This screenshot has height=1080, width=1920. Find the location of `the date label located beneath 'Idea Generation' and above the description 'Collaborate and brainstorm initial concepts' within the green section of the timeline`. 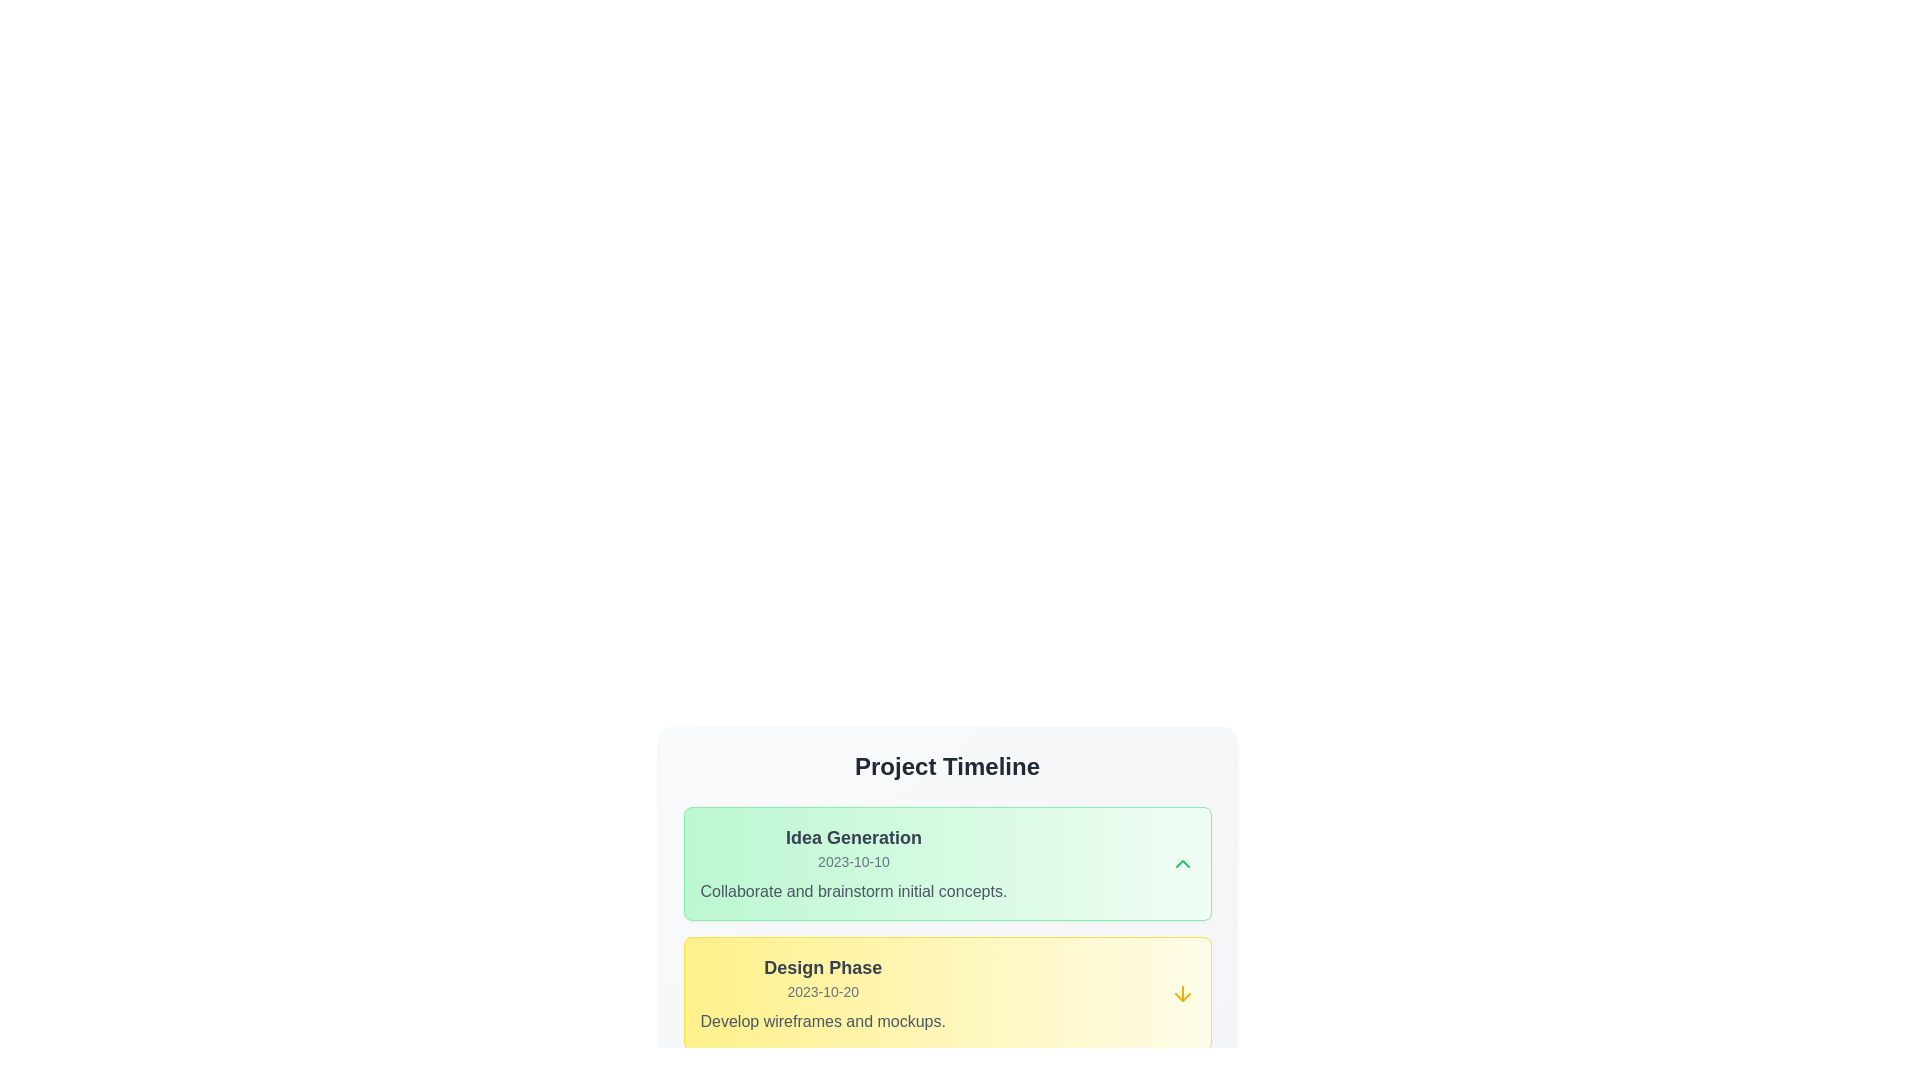

the date label located beneath 'Idea Generation' and above the description 'Collaborate and brainstorm initial concepts' within the green section of the timeline is located at coordinates (853, 860).